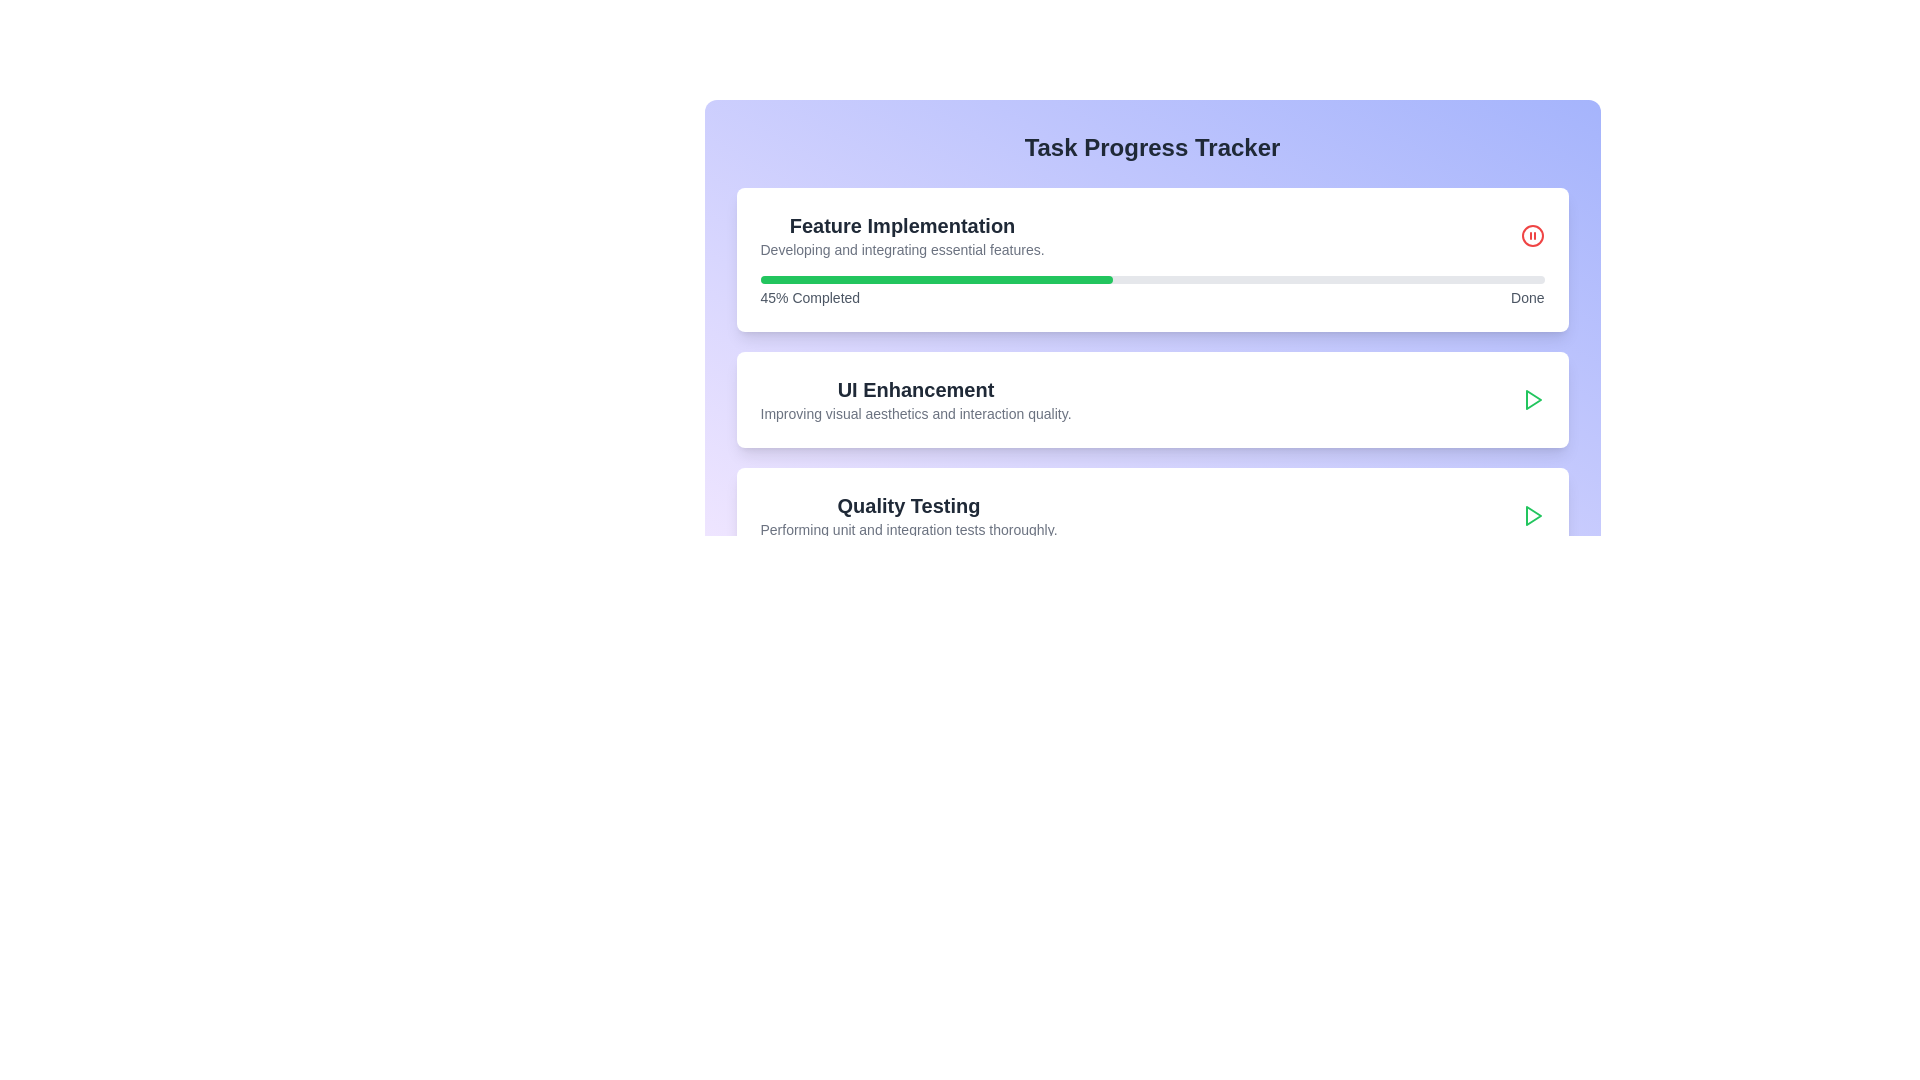  I want to click on the header title that identifies the task, located beneath the 'Feature Implementation' section and above the 'Quality Testing' section, so click(915, 389).